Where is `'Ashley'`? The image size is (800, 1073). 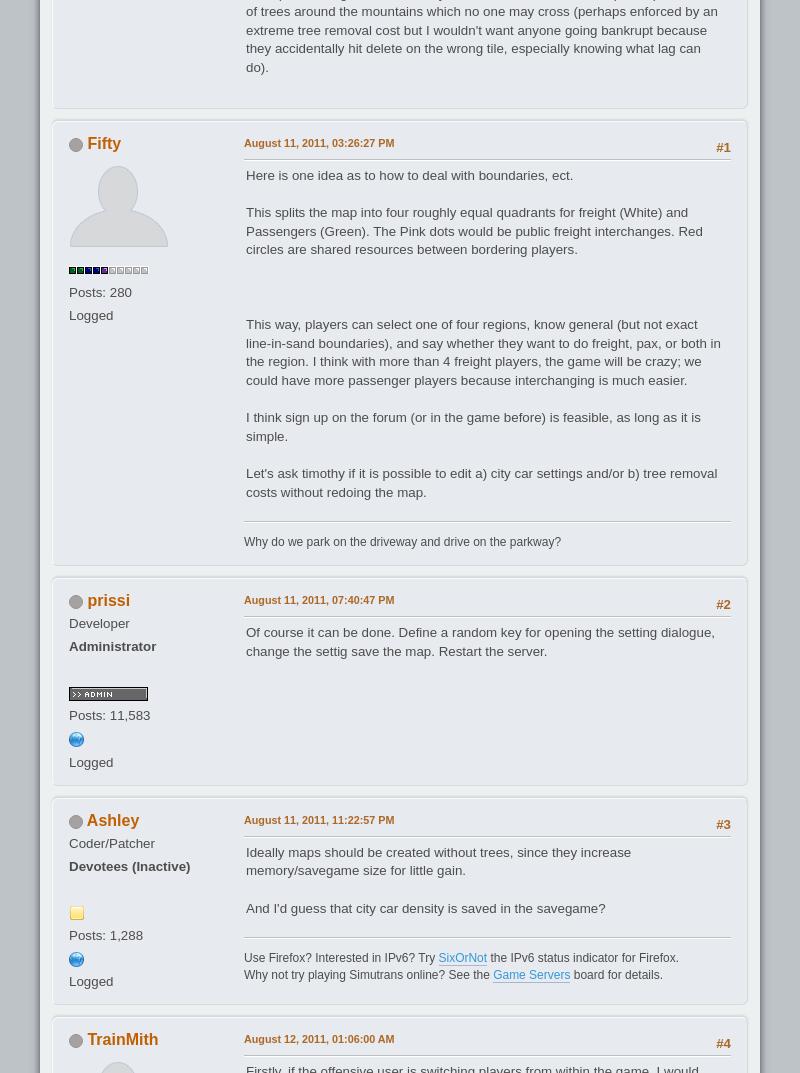 'Ashley' is located at coordinates (111, 819).